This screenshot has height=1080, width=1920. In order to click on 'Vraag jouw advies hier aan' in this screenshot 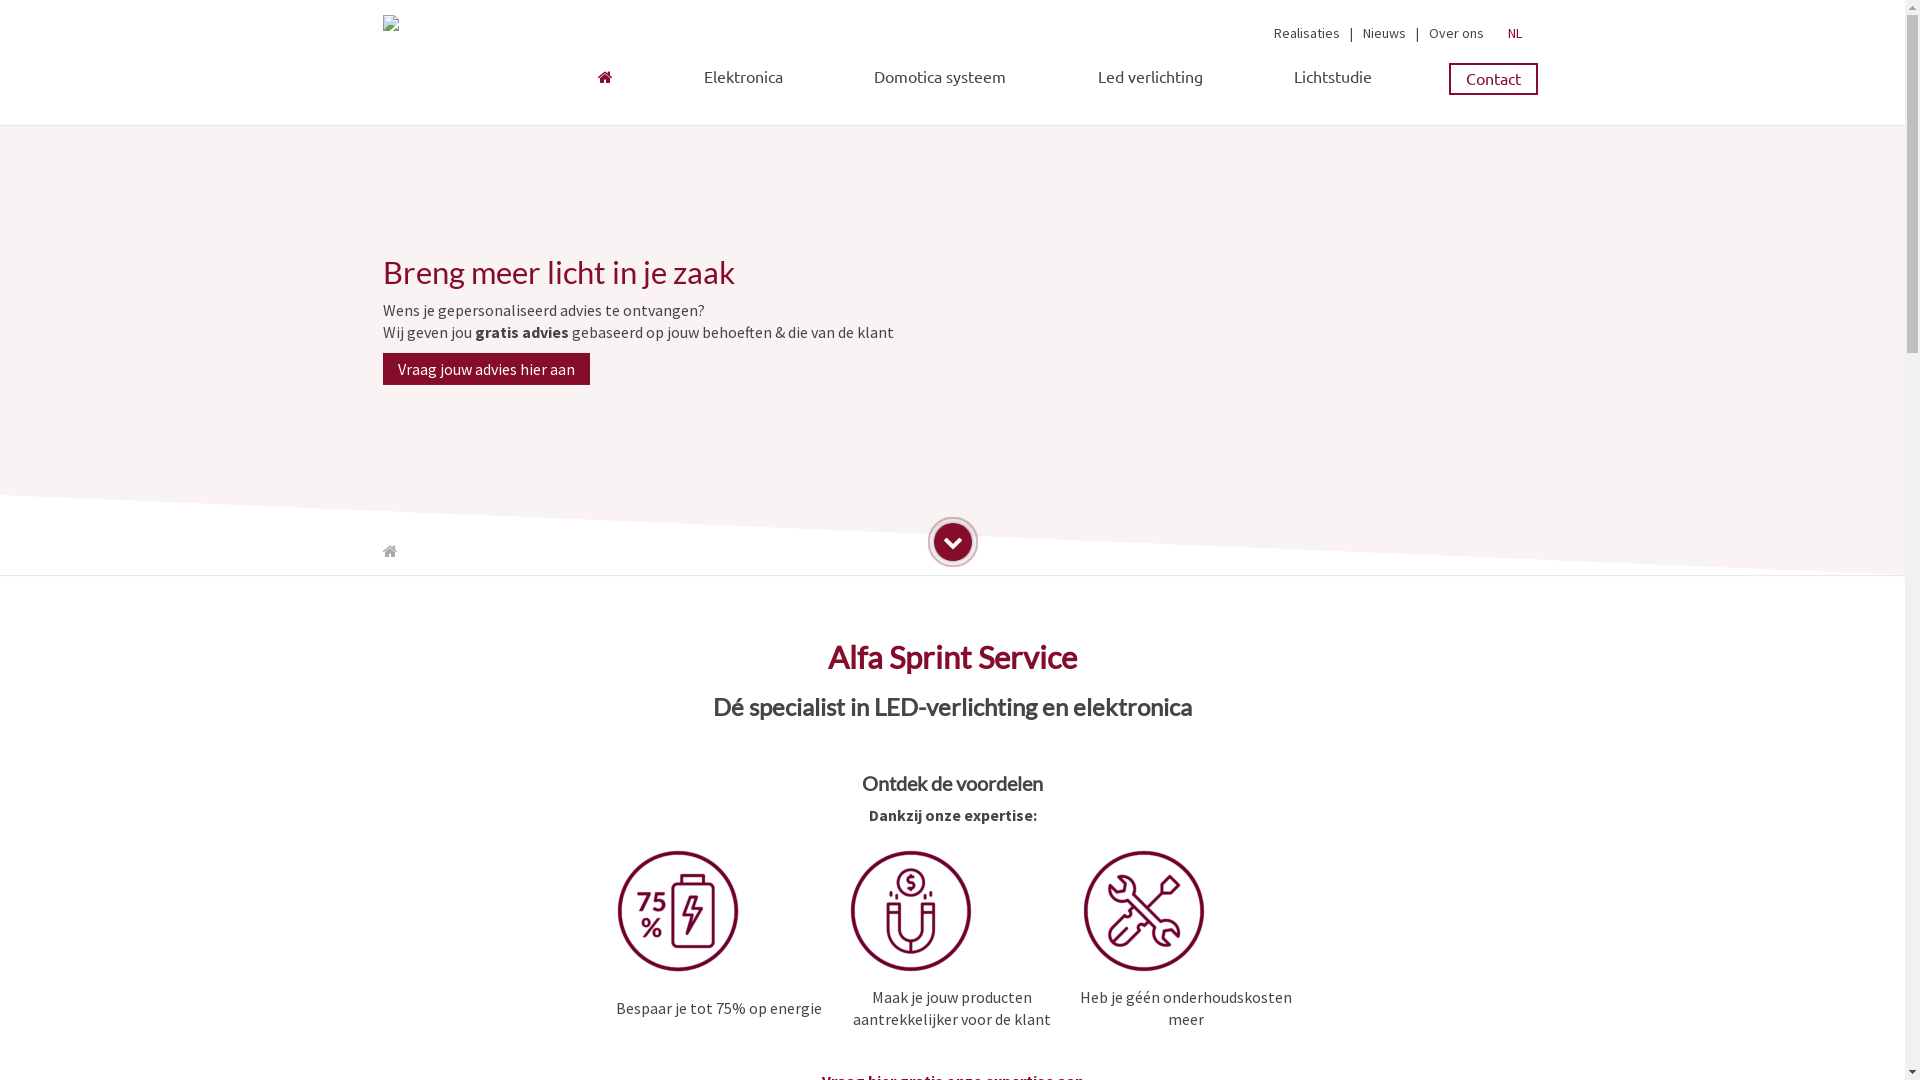, I will do `click(485, 369)`.